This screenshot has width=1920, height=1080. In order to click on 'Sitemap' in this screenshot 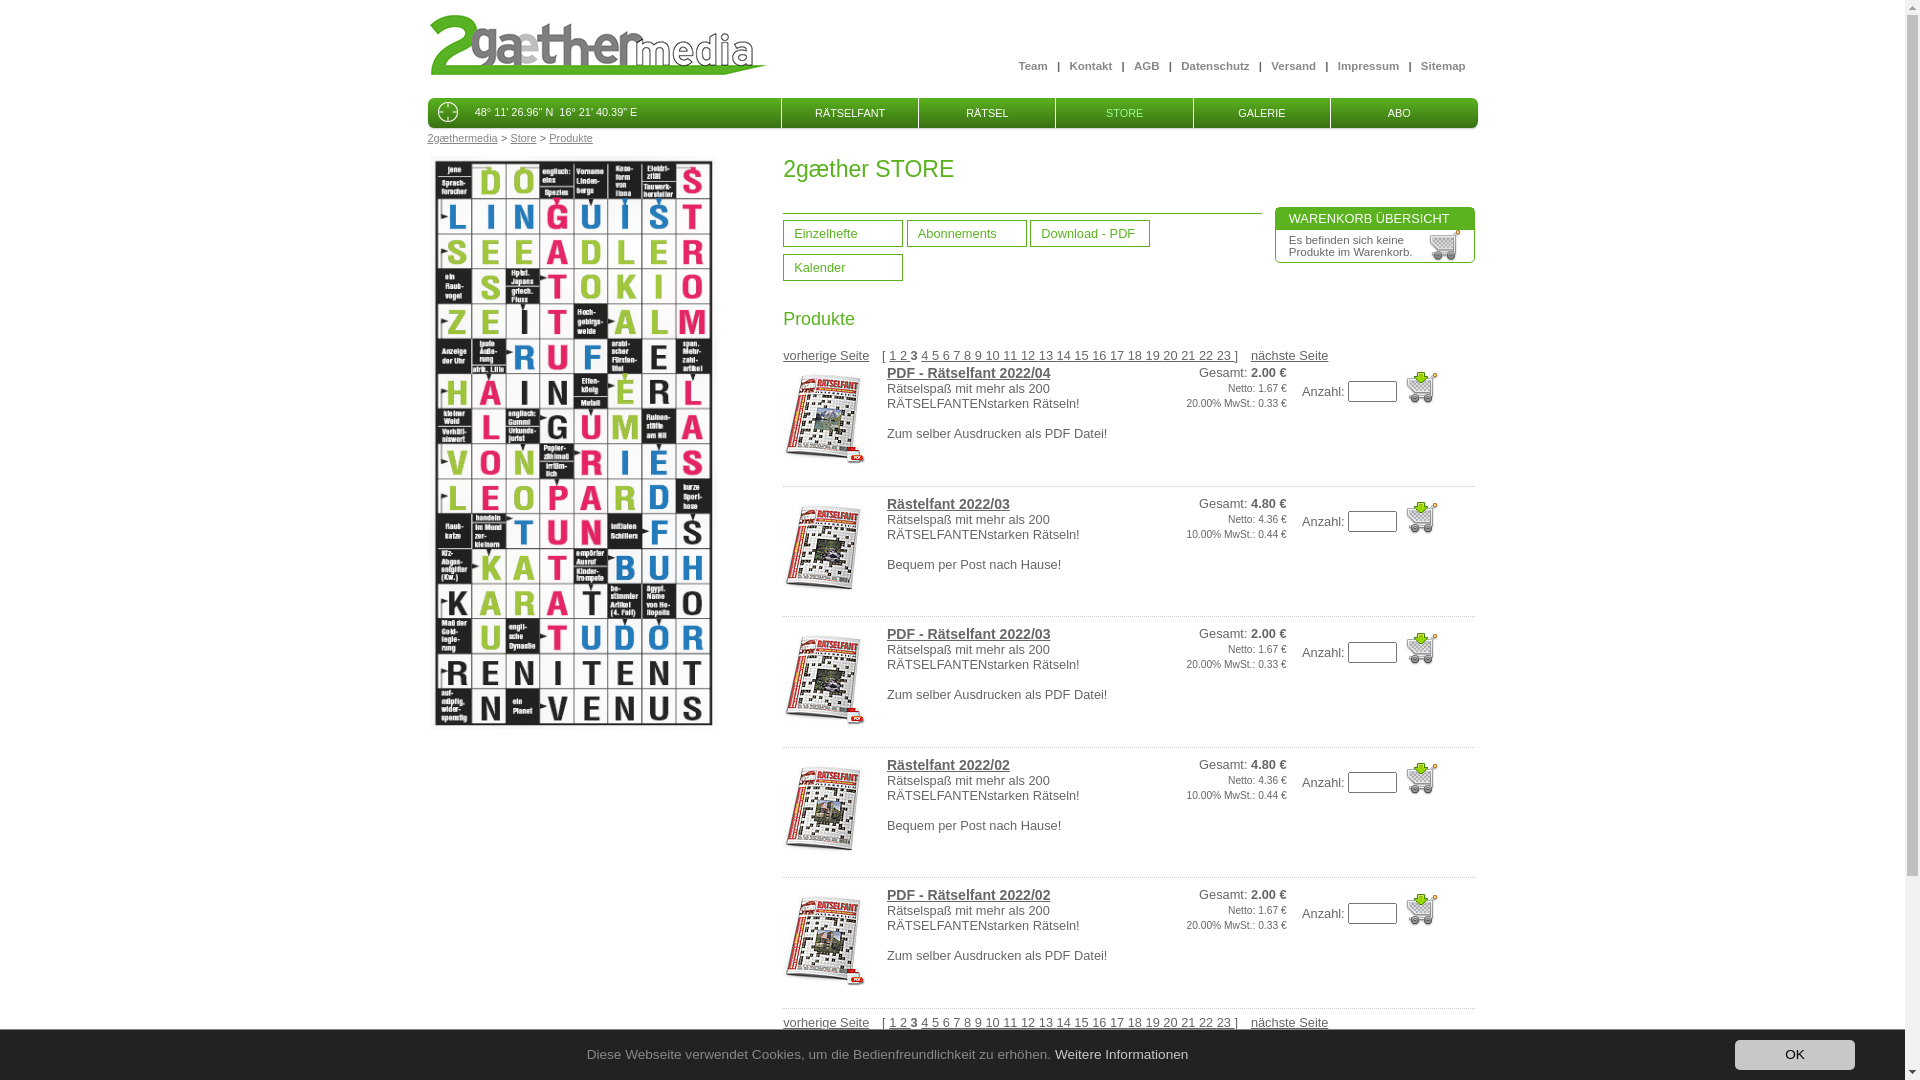, I will do `click(1443, 64)`.